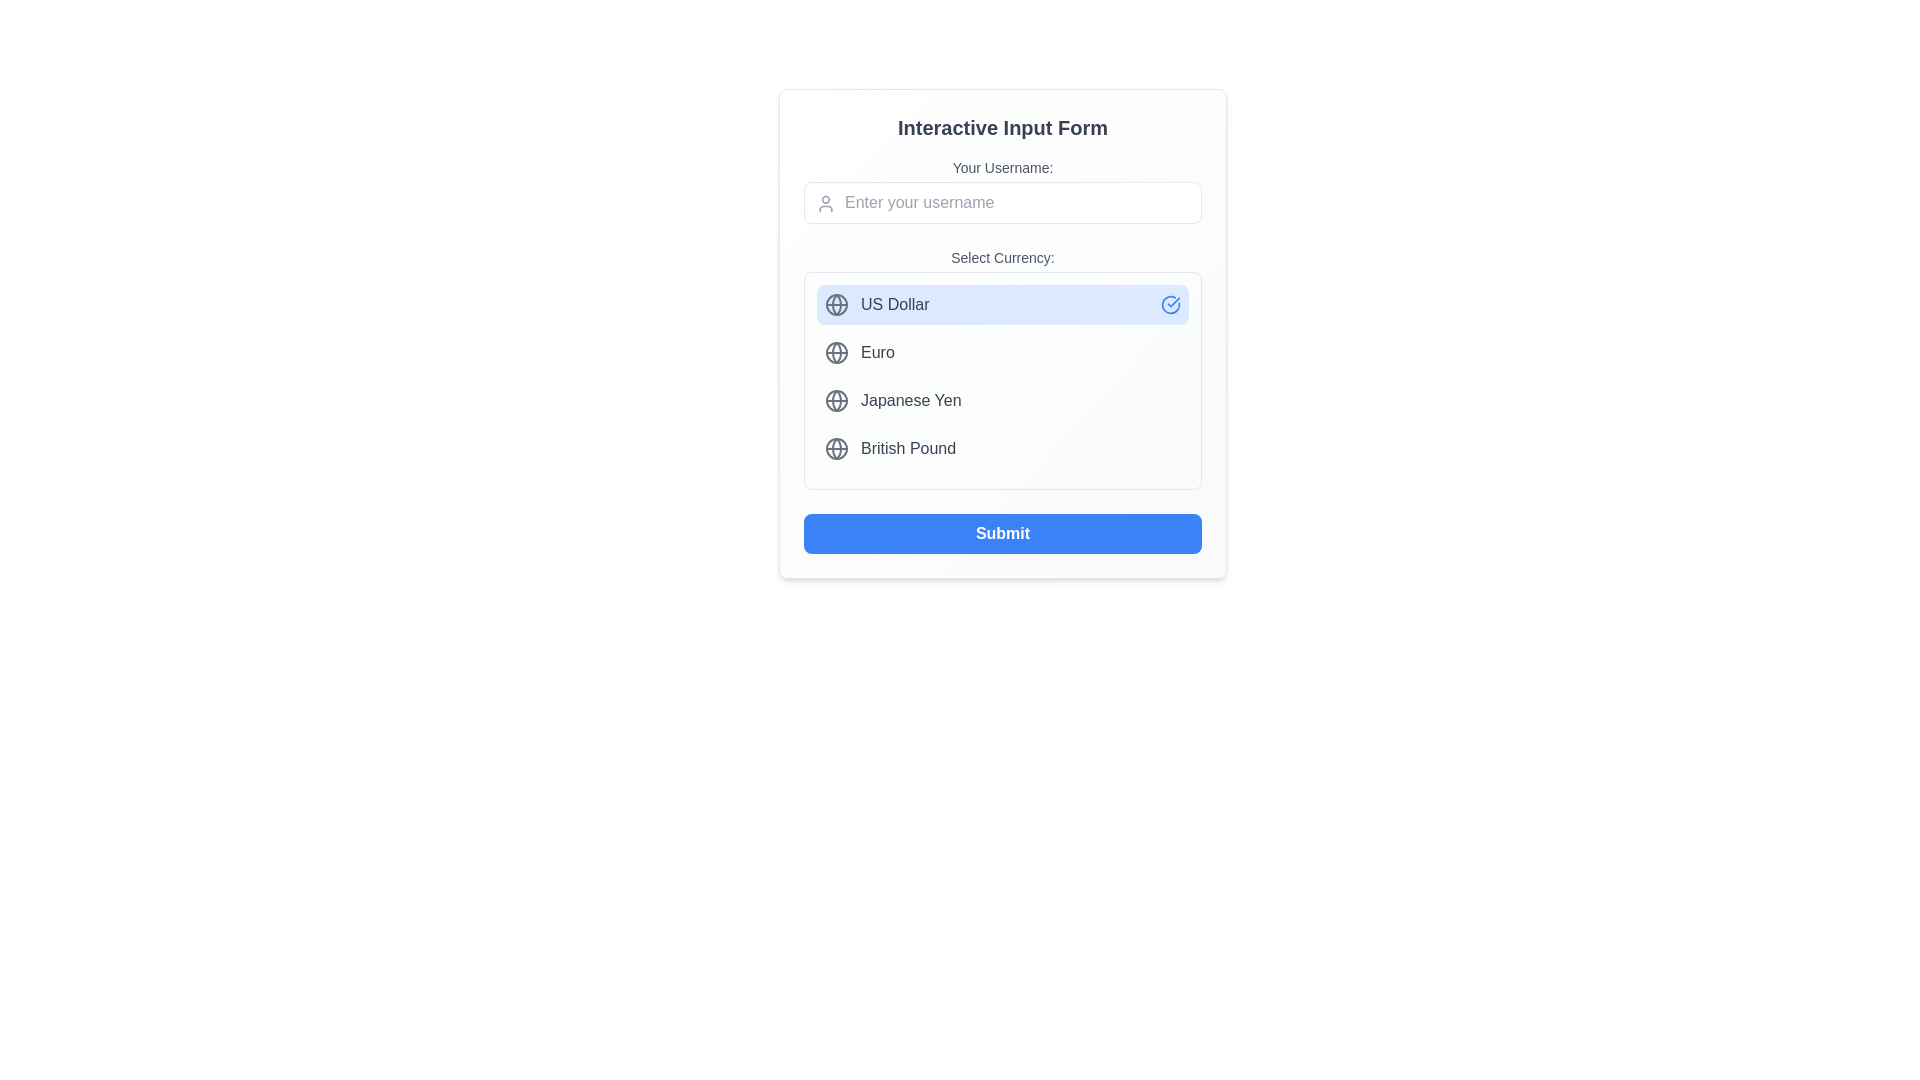  Describe the element at coordinates (910, 401) in the screenshot. I see `the 'Japanese Yen' text label` at that location.